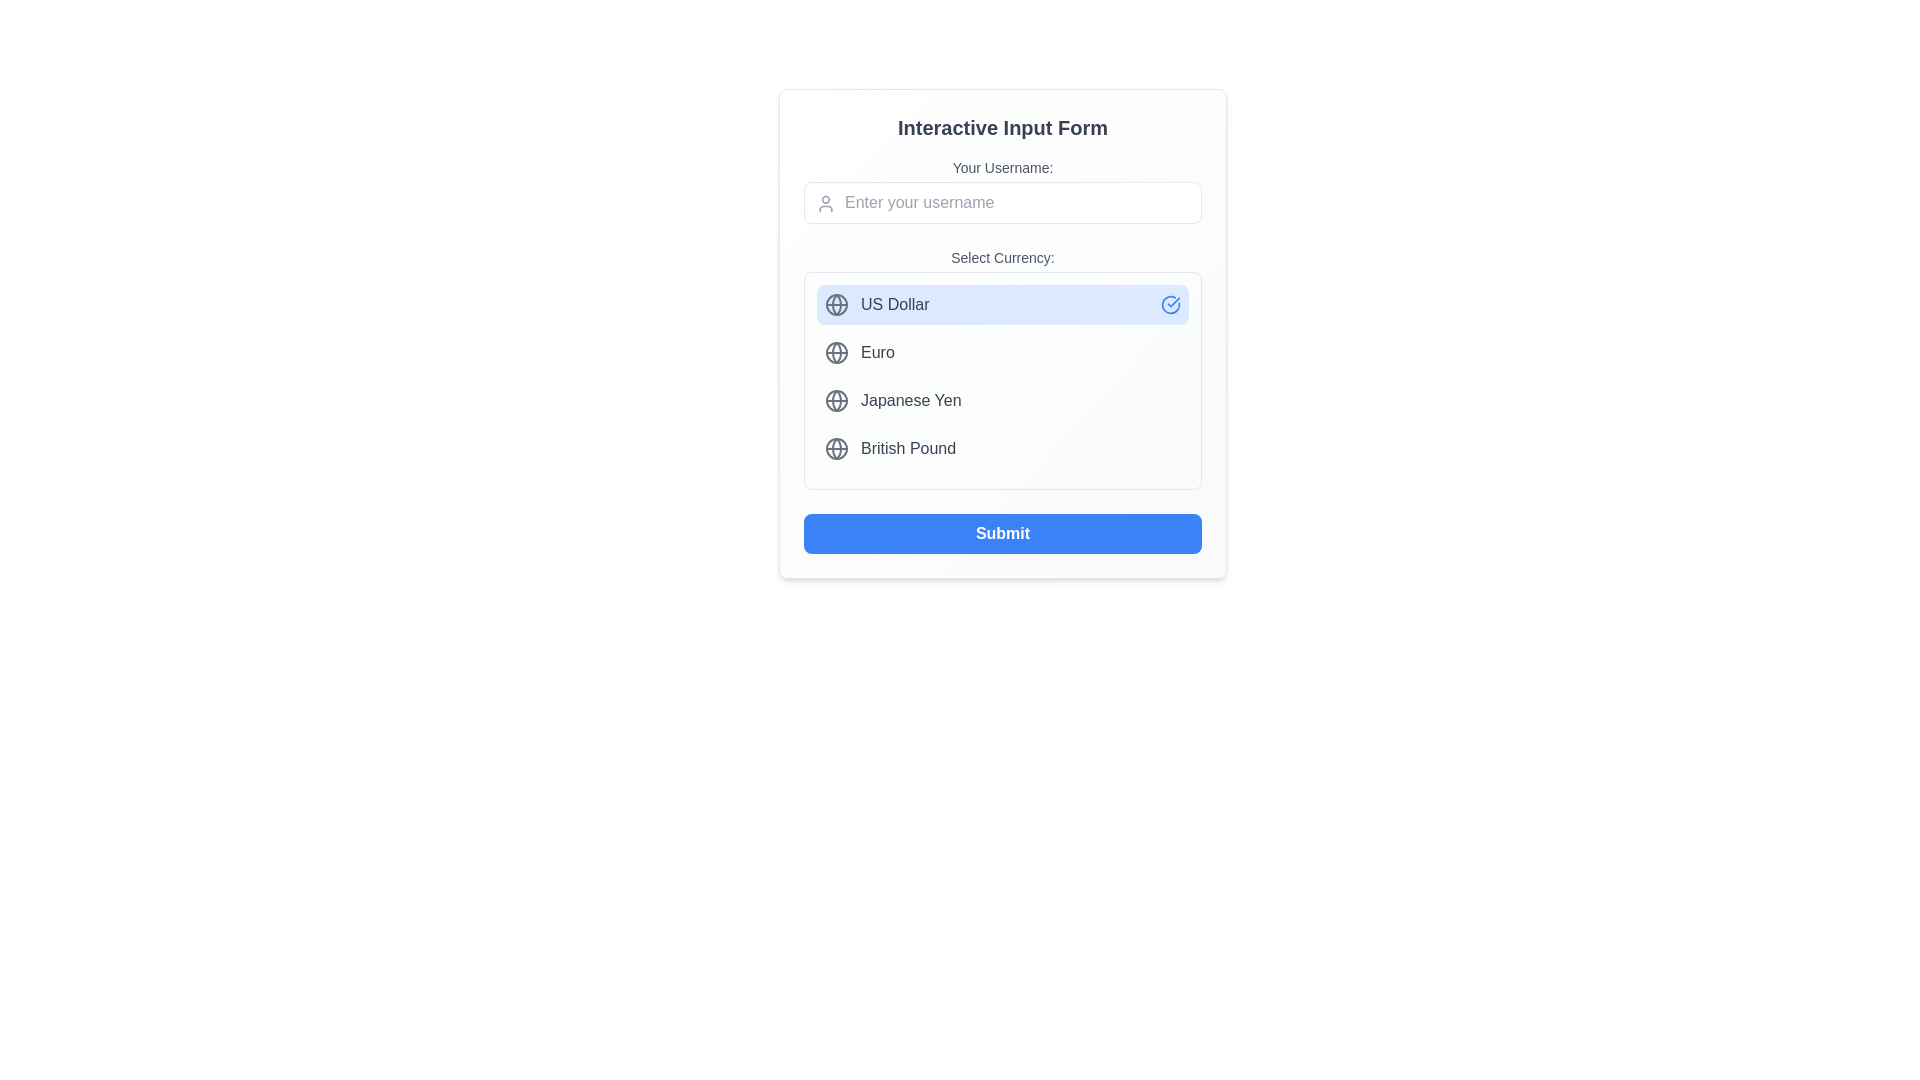  Describe the element at coordinates (910, 401) in the screenshot. I see `the 'Japanese Yen' text label` at that location.